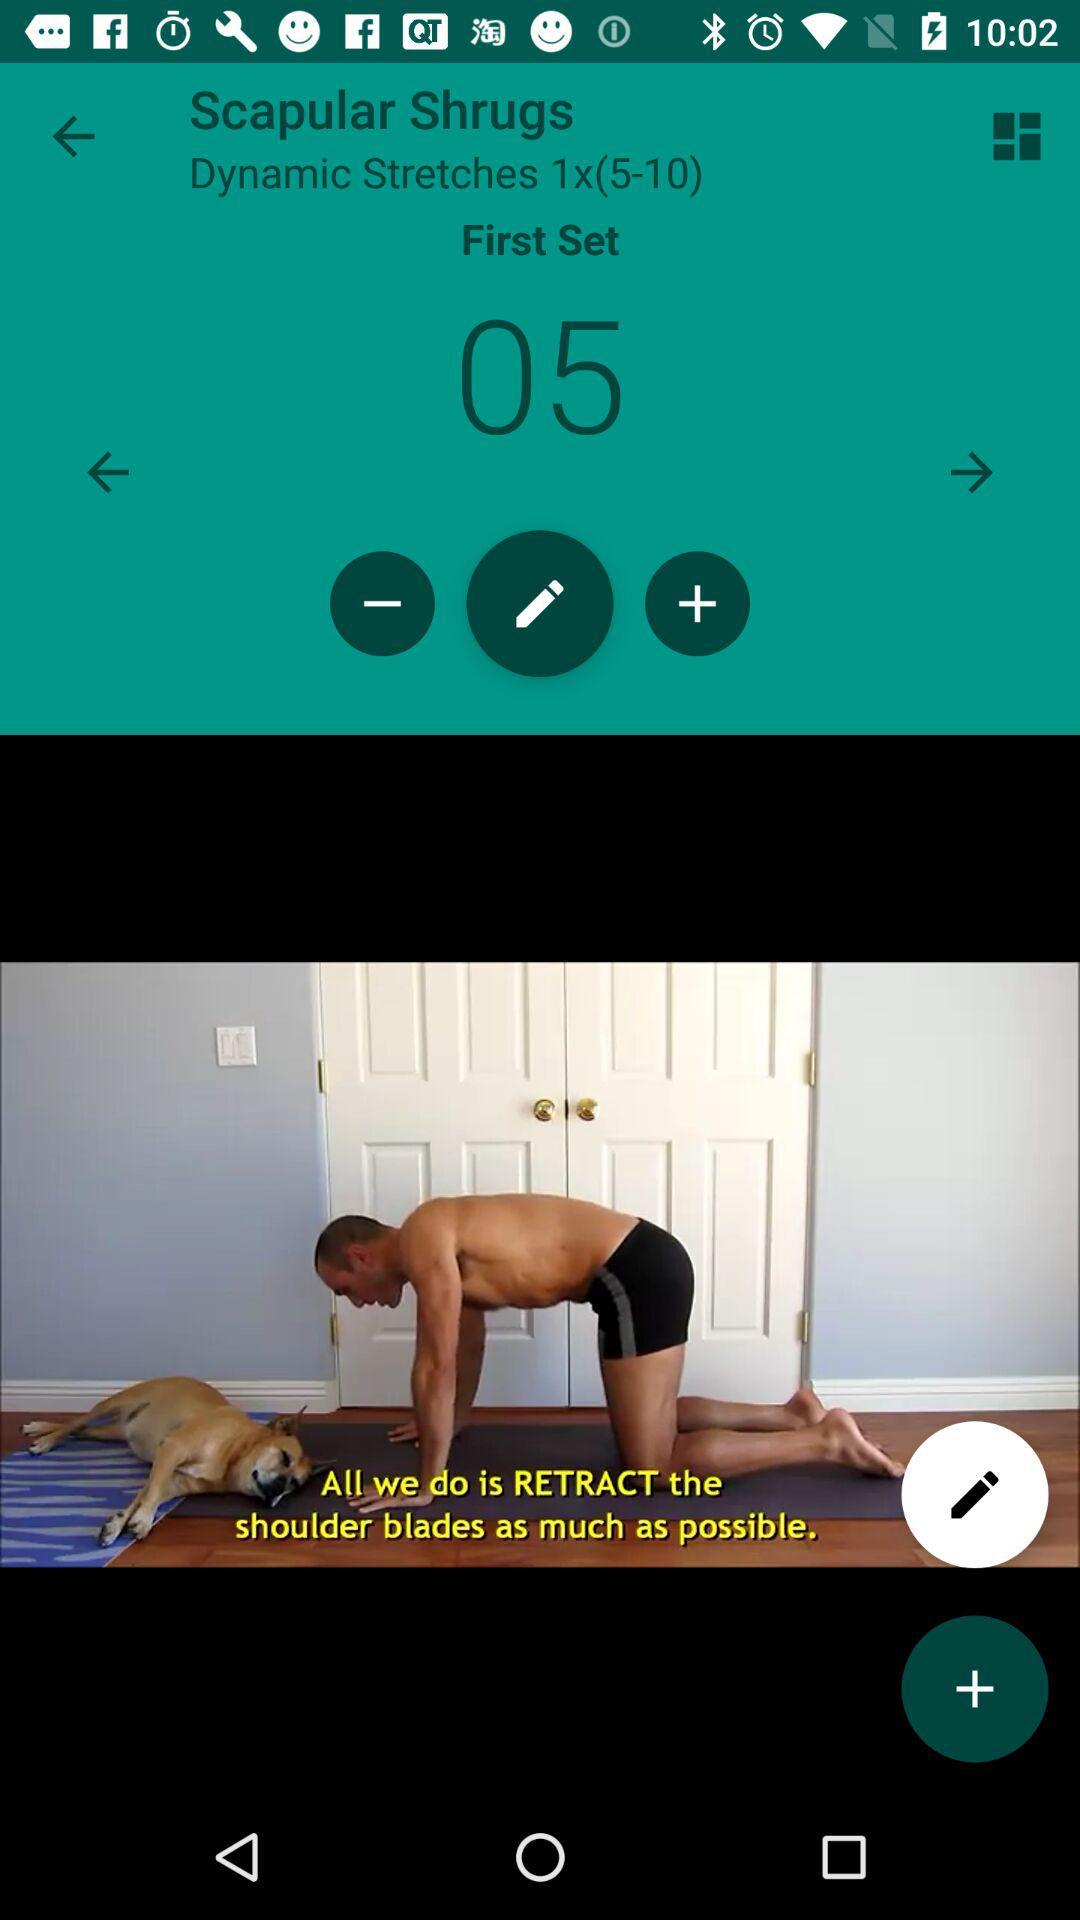  What do you see at coordinates (382, 646) in the screenshot?
I see `the minus icon` at bounding box center [382, 646].